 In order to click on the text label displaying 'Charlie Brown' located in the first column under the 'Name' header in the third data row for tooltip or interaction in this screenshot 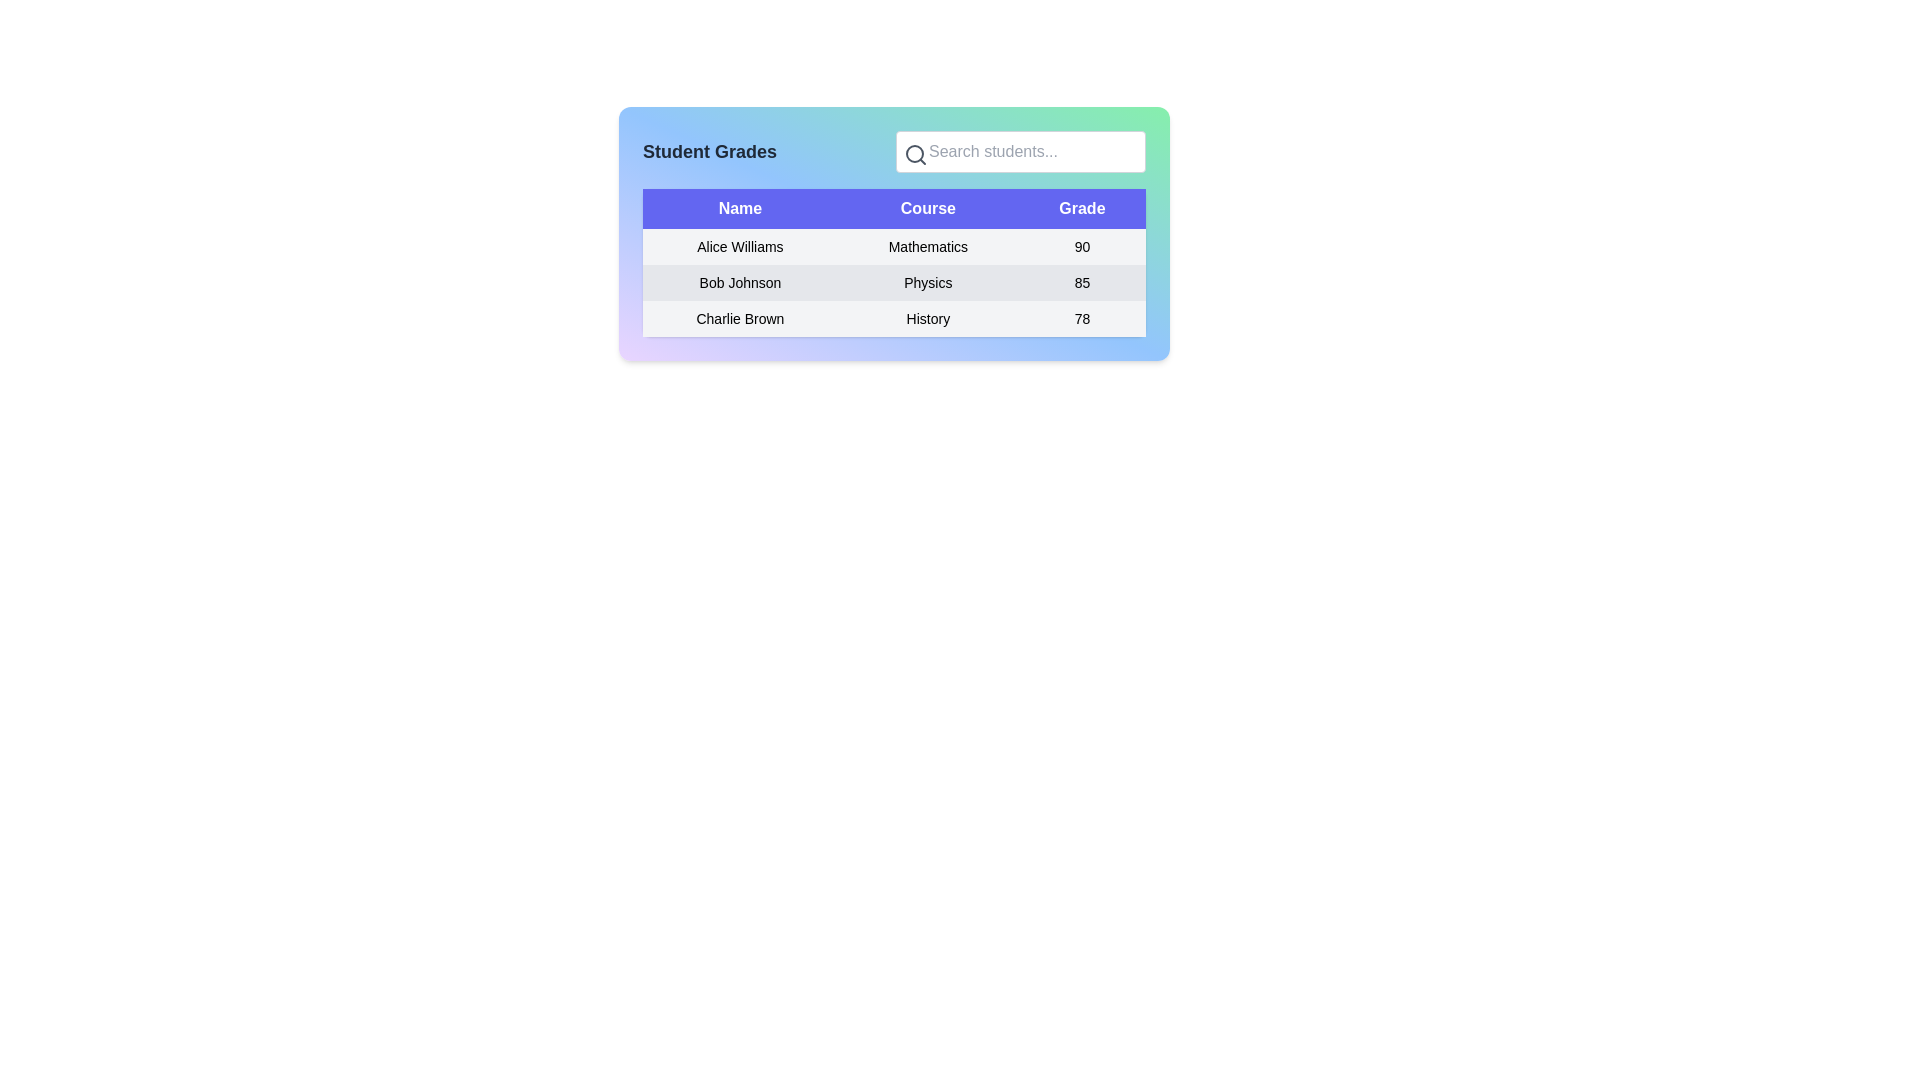, I will do `click(739, 318)`.